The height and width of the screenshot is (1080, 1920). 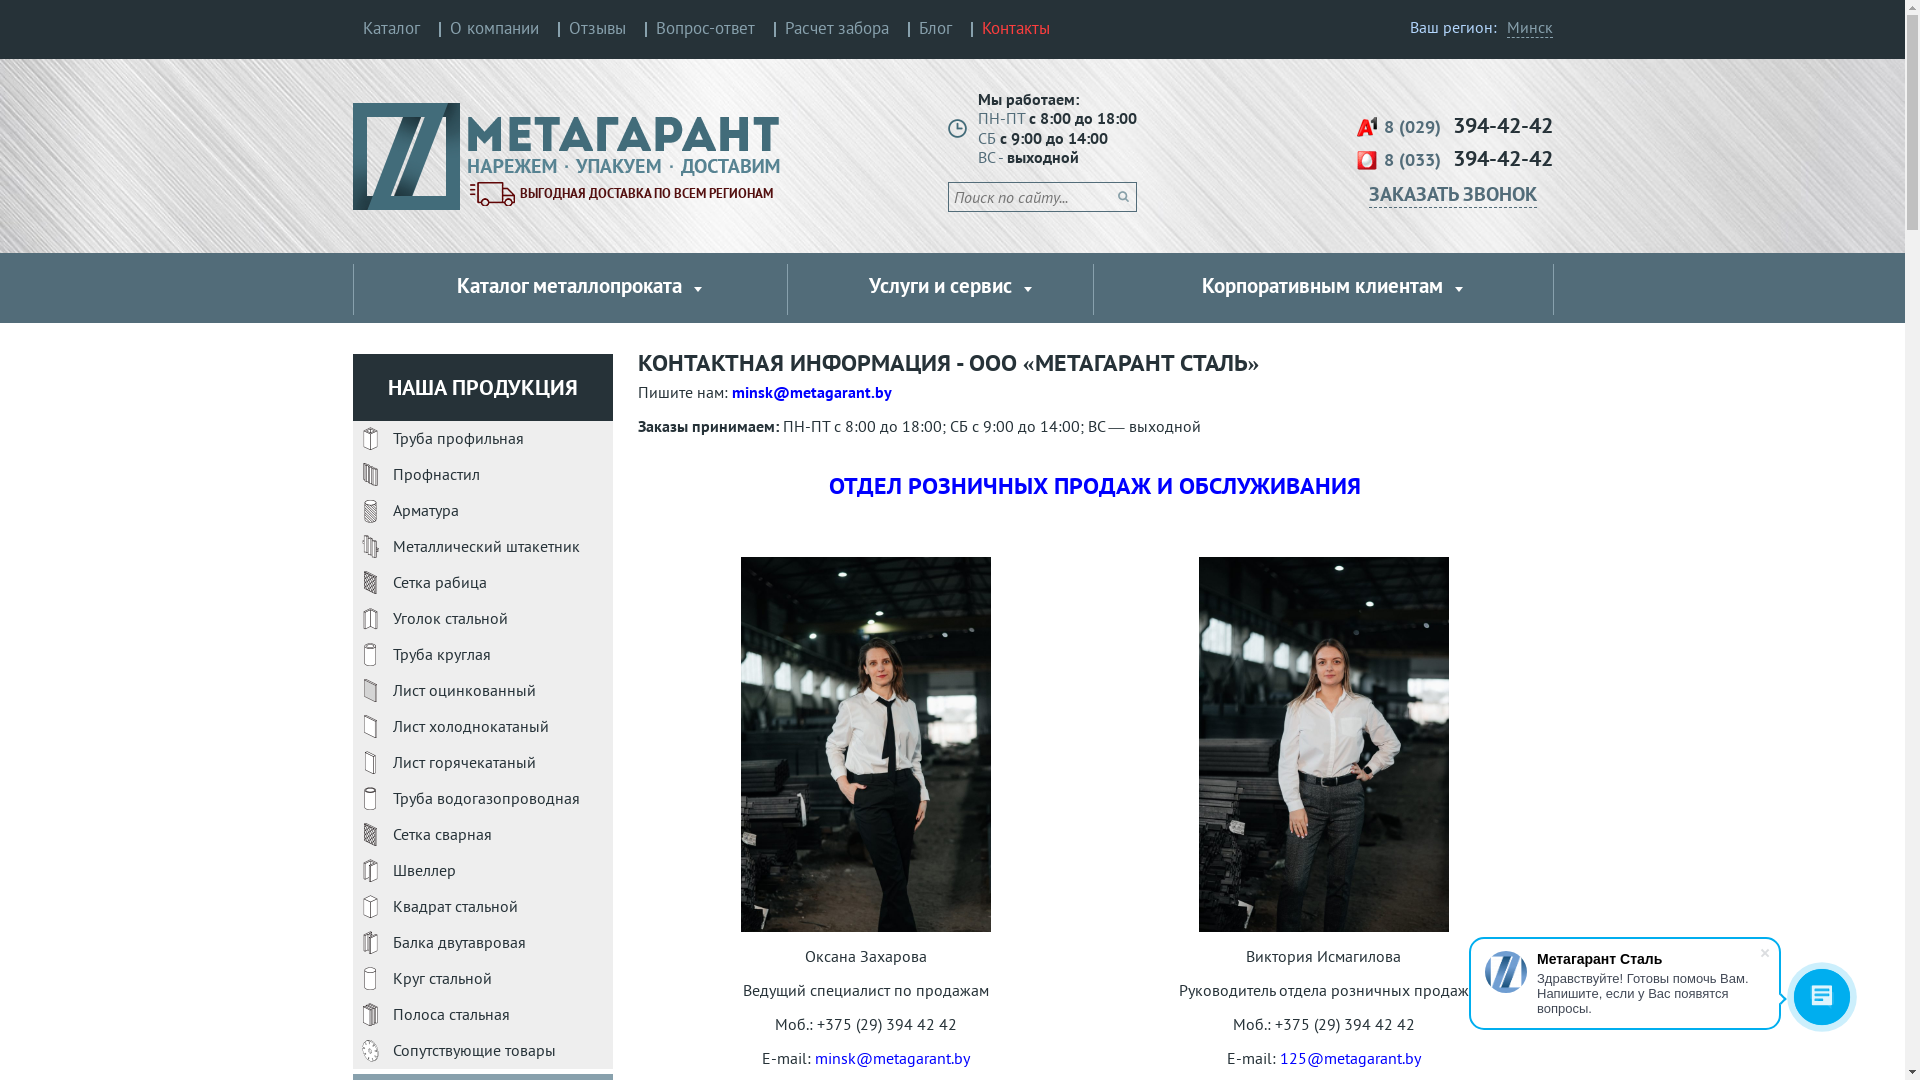 I want to click on '125@metagarant.by', so click(x=1350, y=1056).